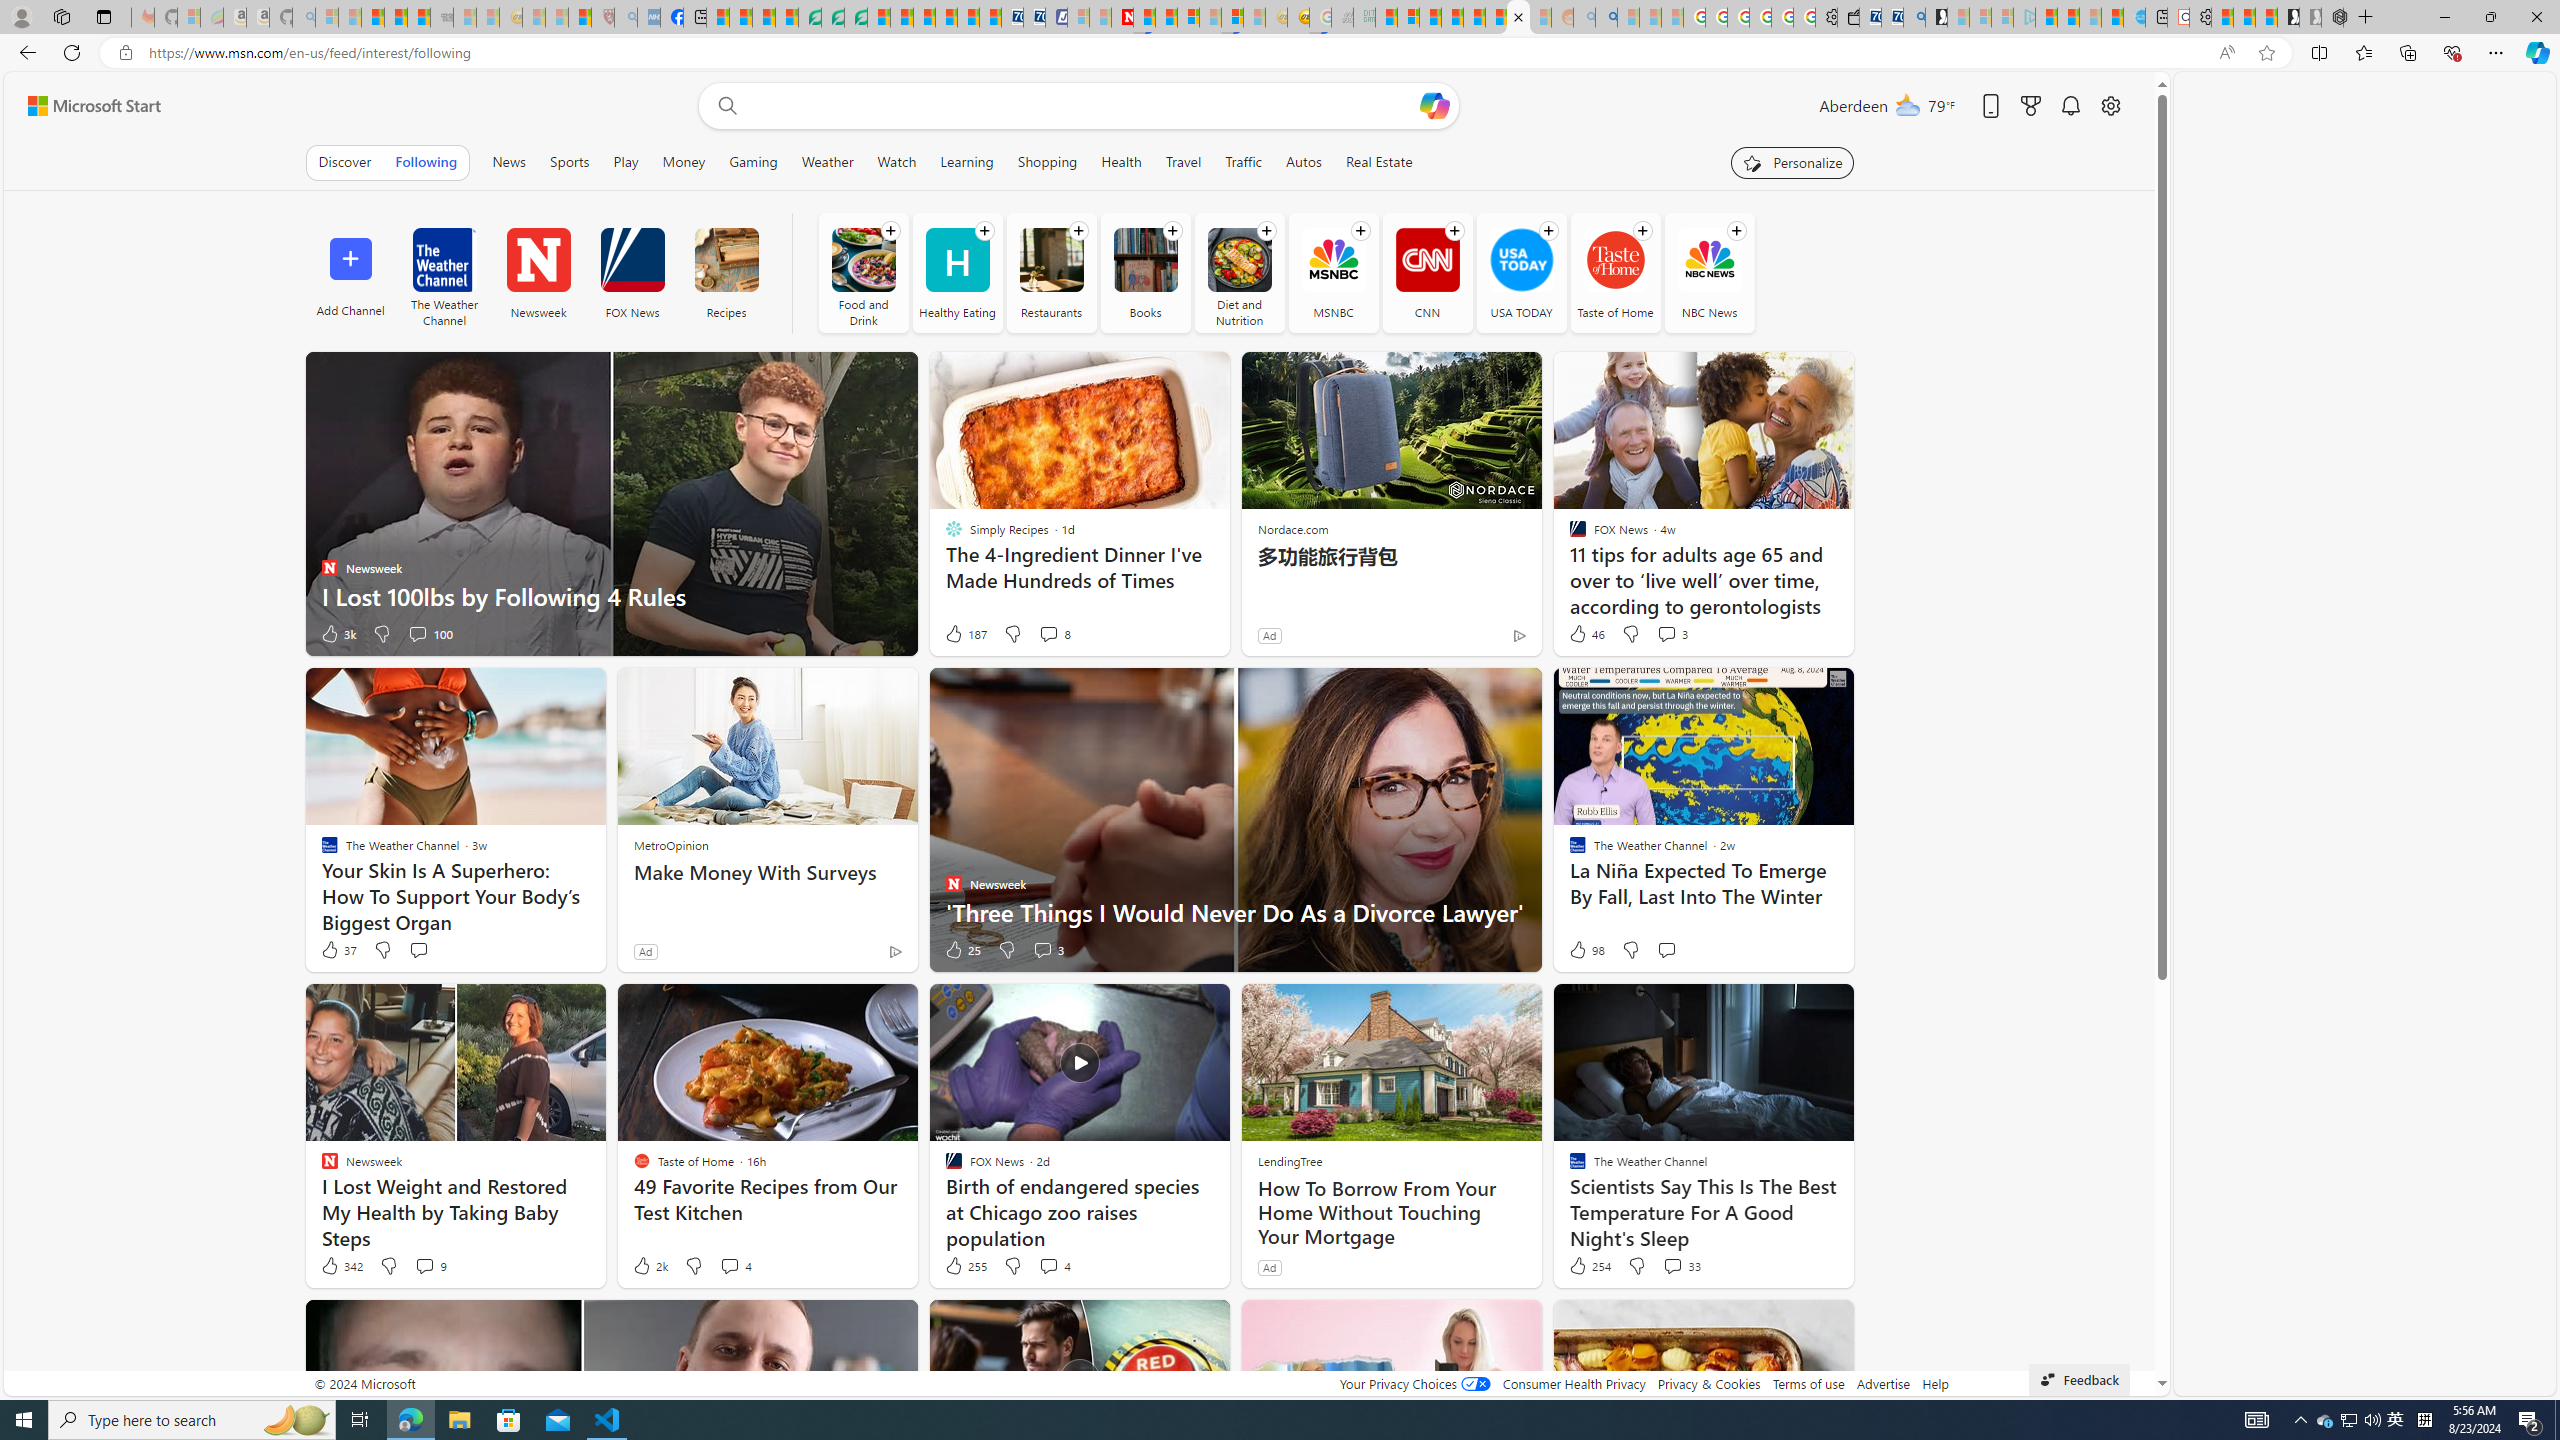  What do you see at coordinates (429, 633) in the screenshot?
I see `'View comments 100 Comment'` at bounding box center [429, 633].